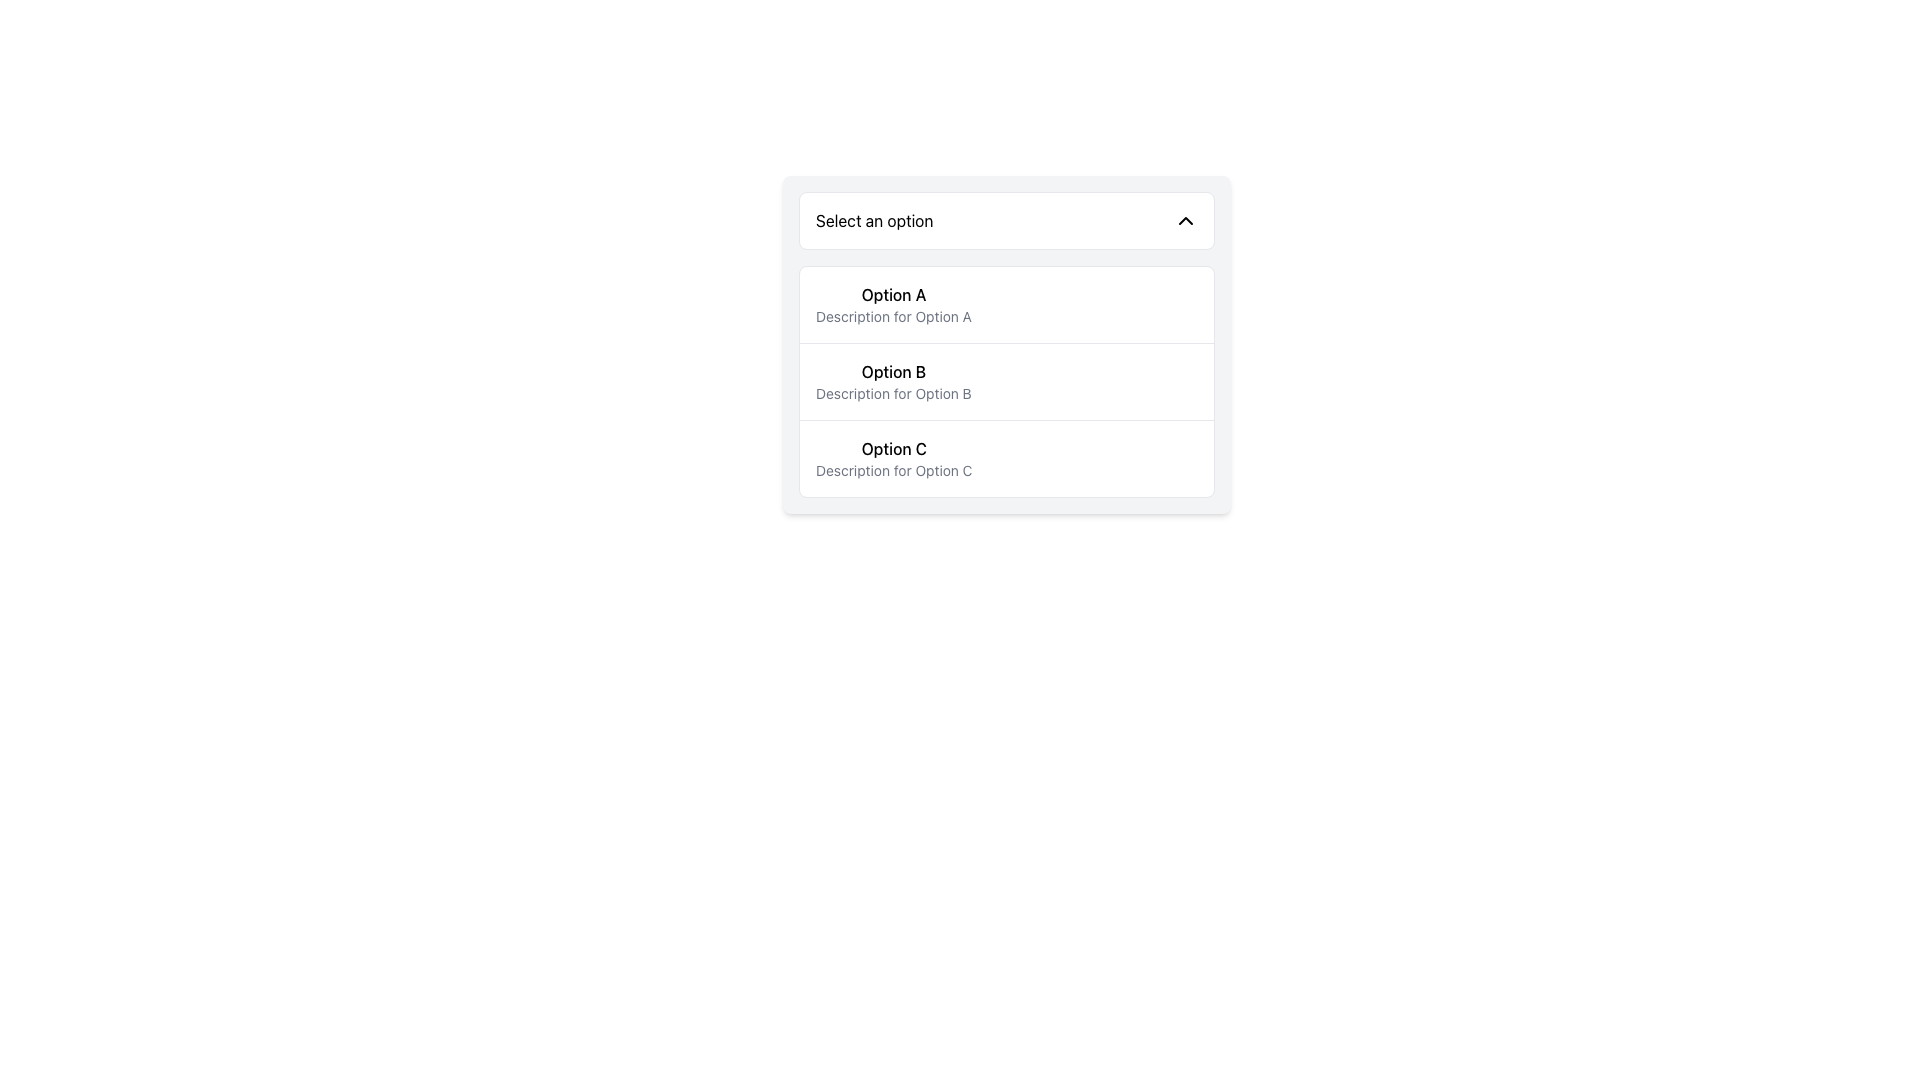 The height and width of the screenshot is (1080, 1920). I want to click on to select 'Option B' from the dropdown menu, which is the second selectable option between 'Option A' and 'Option C', so click(1007, 343).